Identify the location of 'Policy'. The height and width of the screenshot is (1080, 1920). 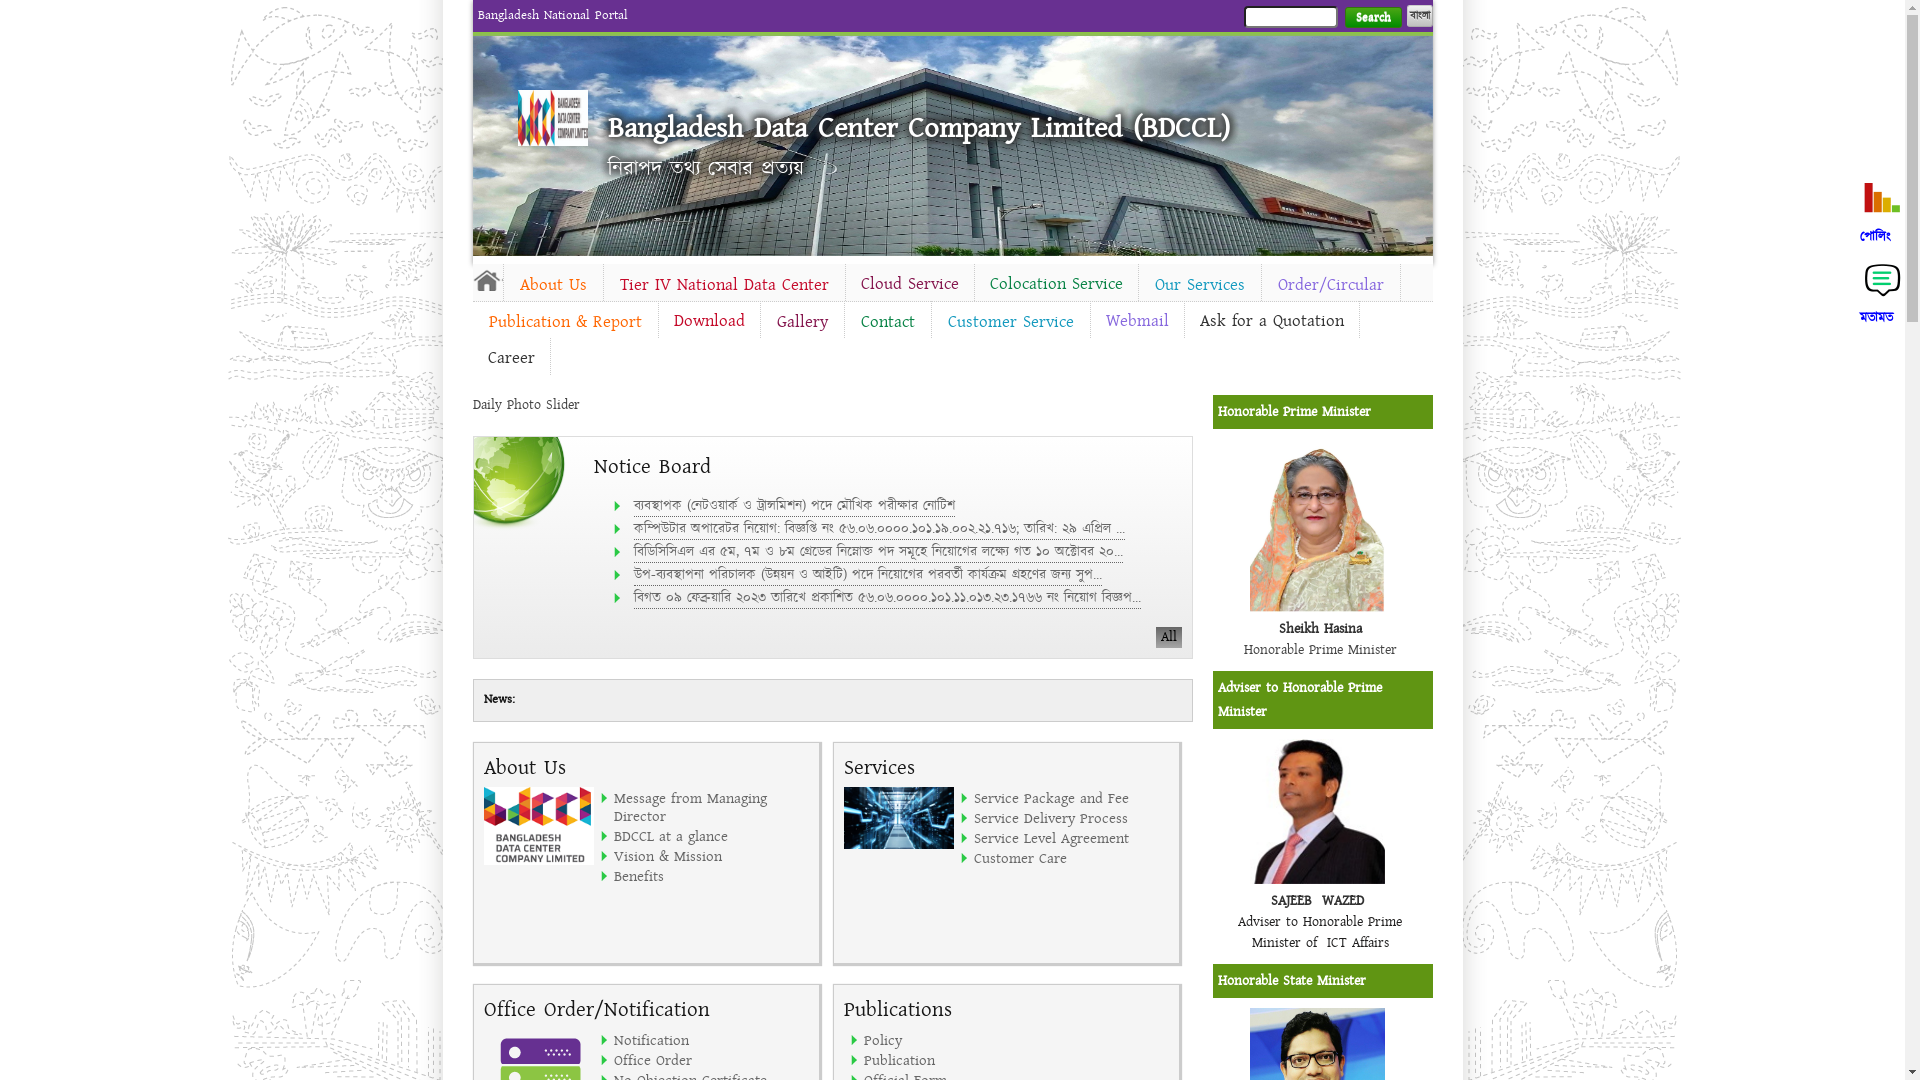
(961, 1039).